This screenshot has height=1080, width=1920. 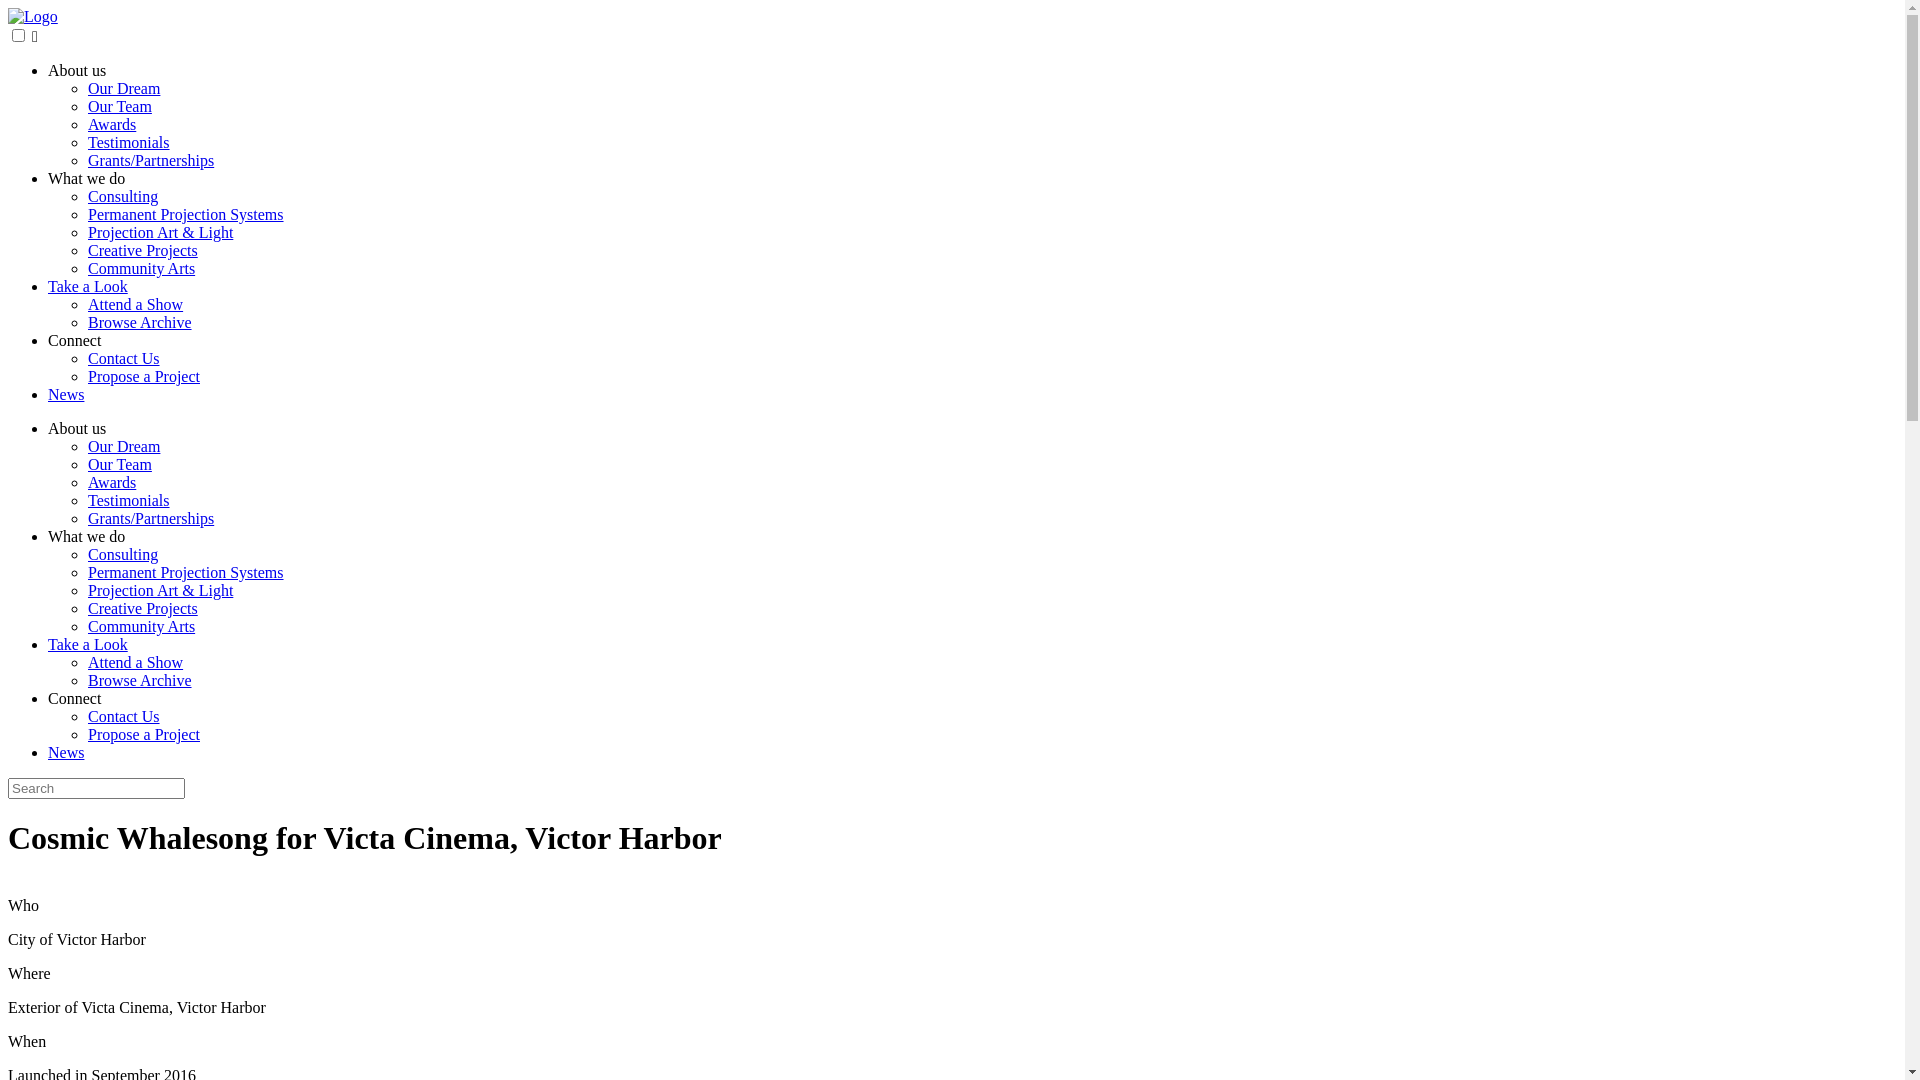 What do you see at coordinates (140, 625) in the screenshot?
I see `'Community Arts'` at bounding box center [140, 625].